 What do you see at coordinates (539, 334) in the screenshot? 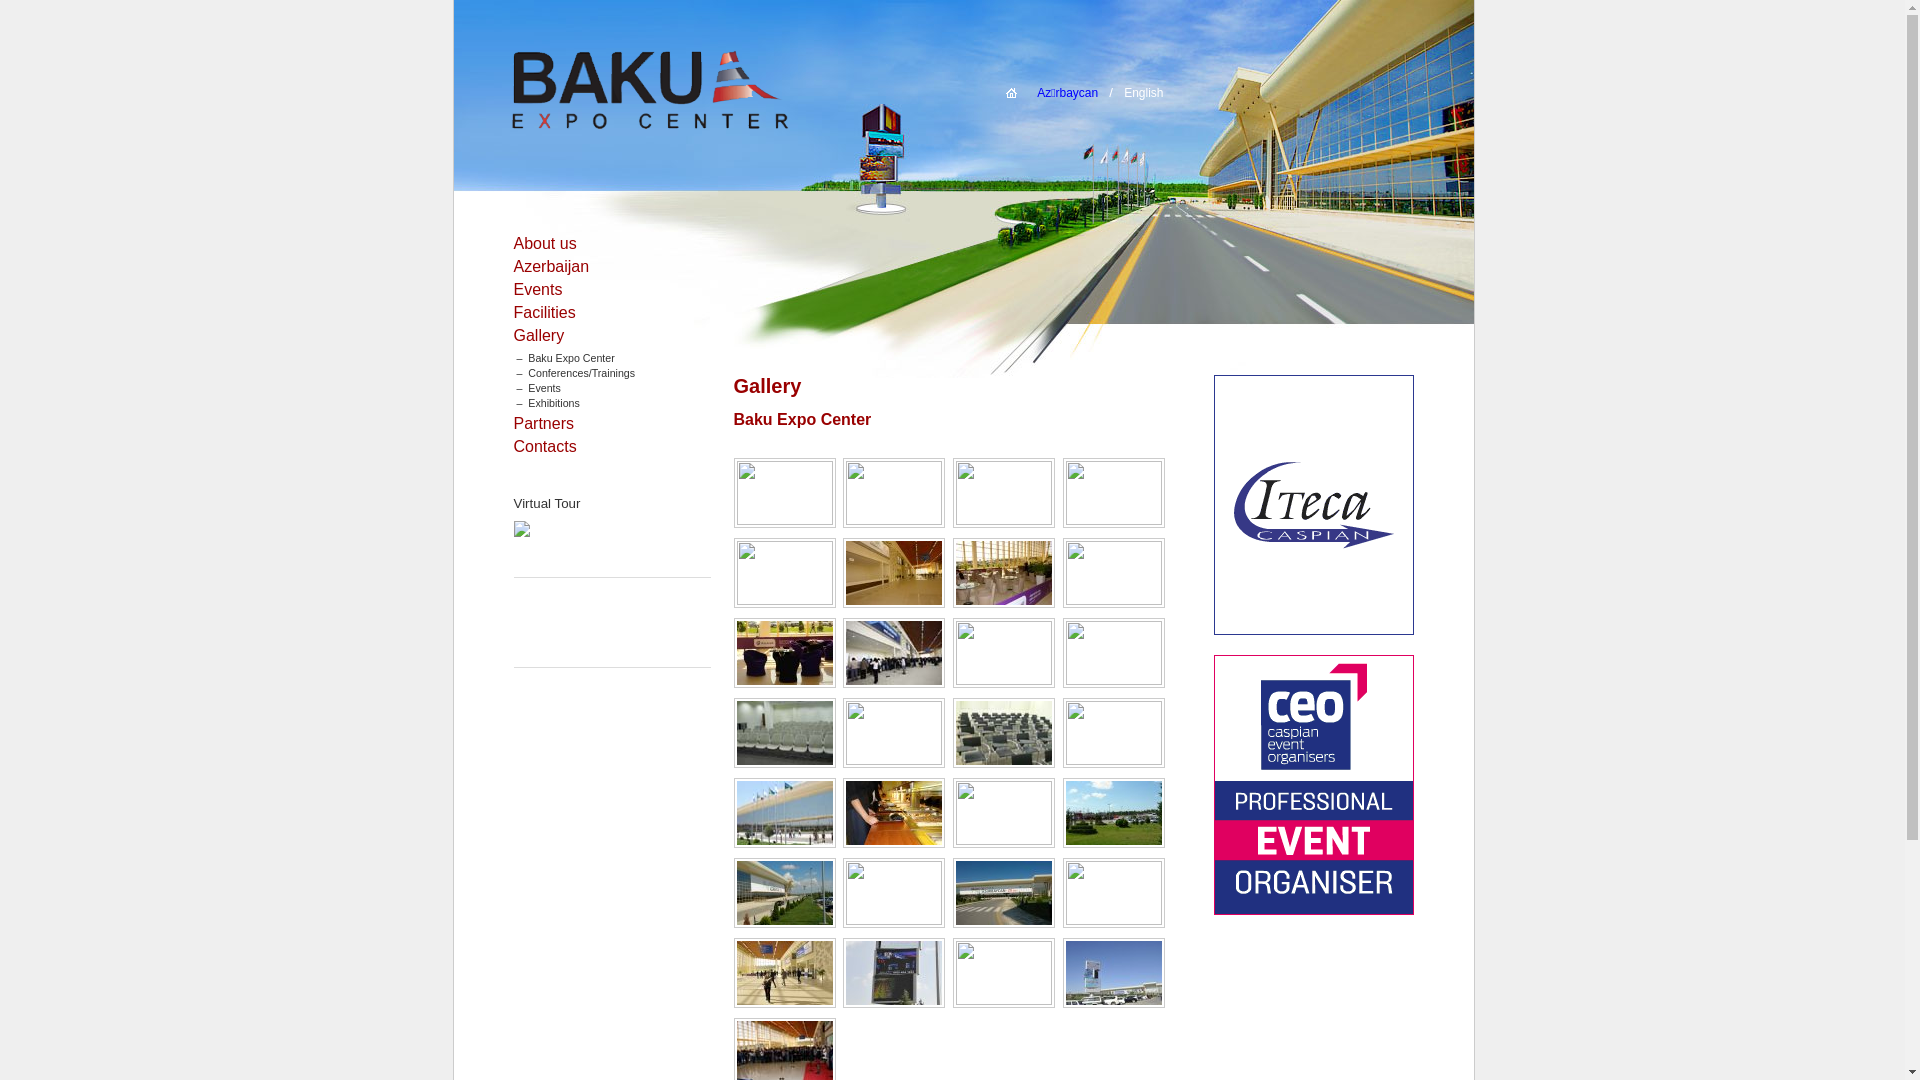
I see `'Gallery'` at bounding box center [539, 334].